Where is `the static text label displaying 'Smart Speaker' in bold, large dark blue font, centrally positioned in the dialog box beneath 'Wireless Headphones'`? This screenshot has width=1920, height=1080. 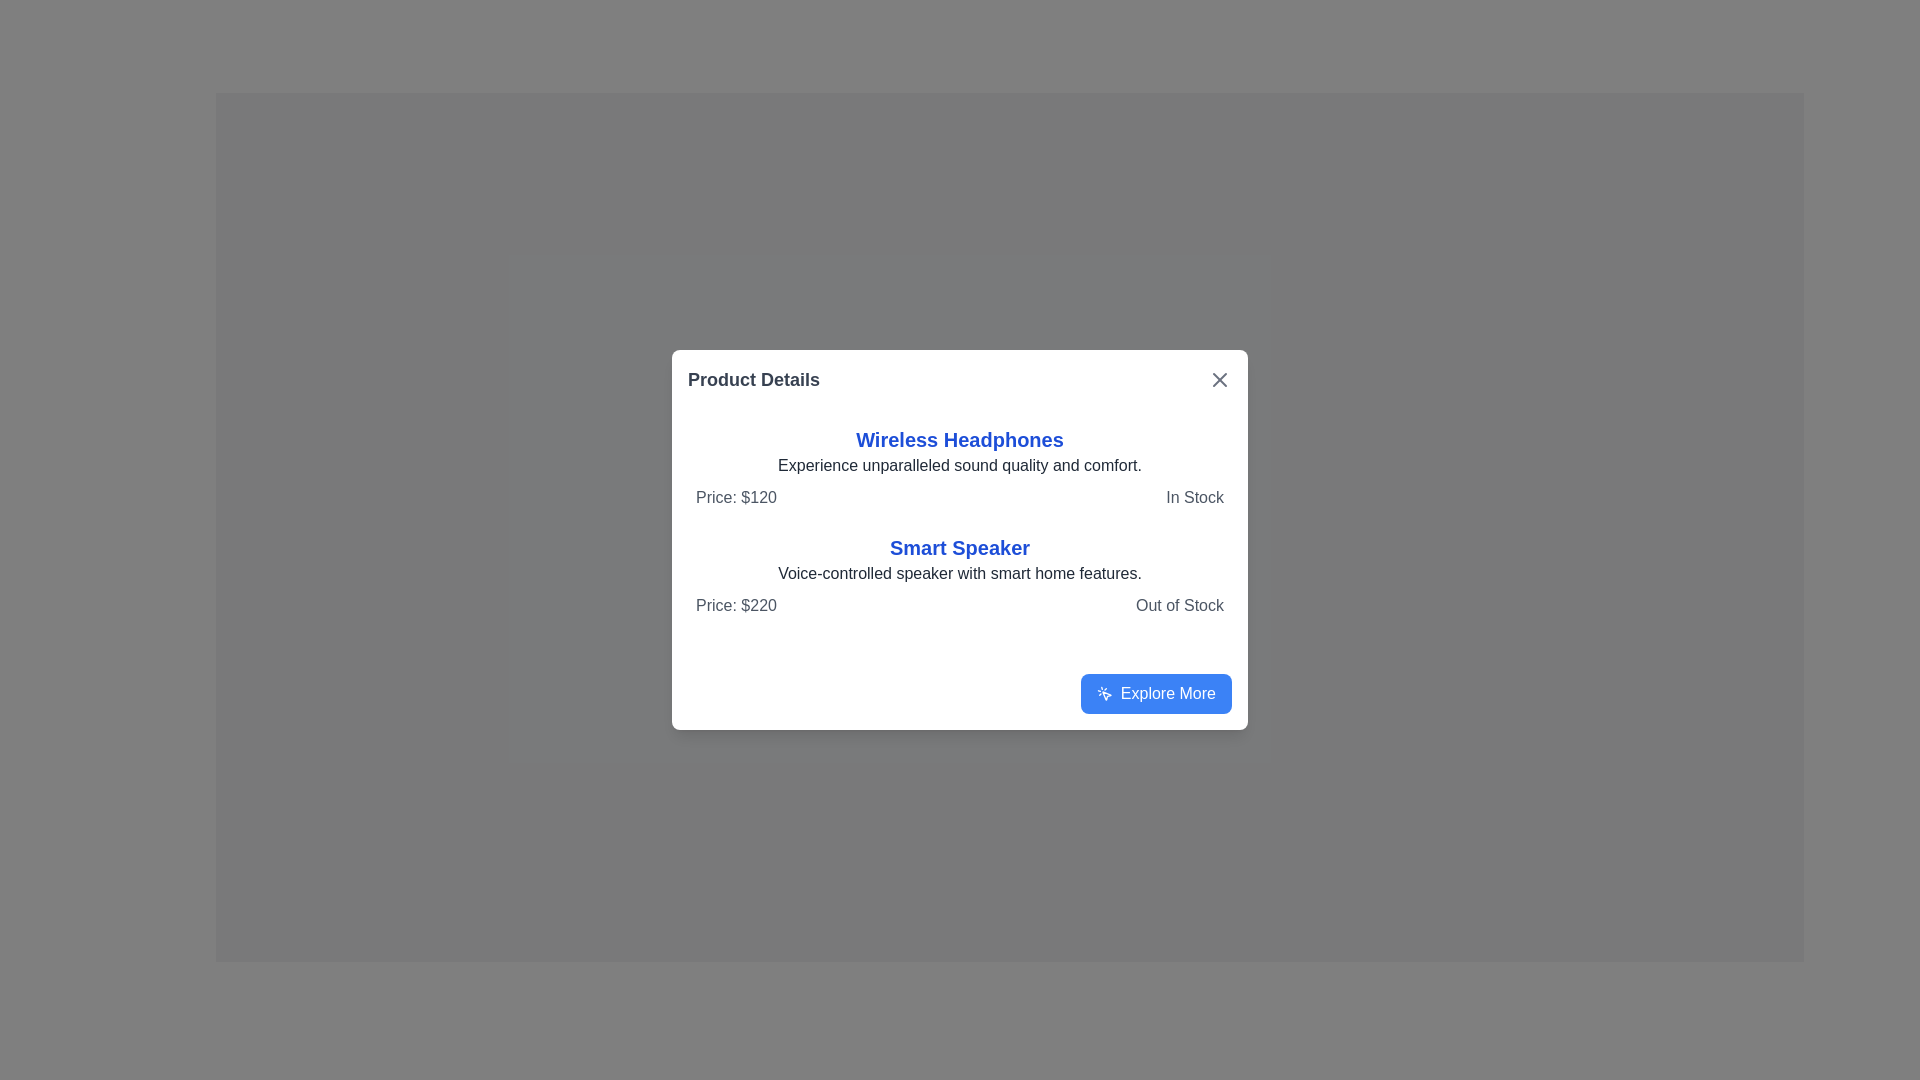
the static text label displaying 'Smart Speaker' in bold, large dark blue font, centrally positioned in the dialog box beneath 'Wireless Headphones' is located at coordinates (960, 547).